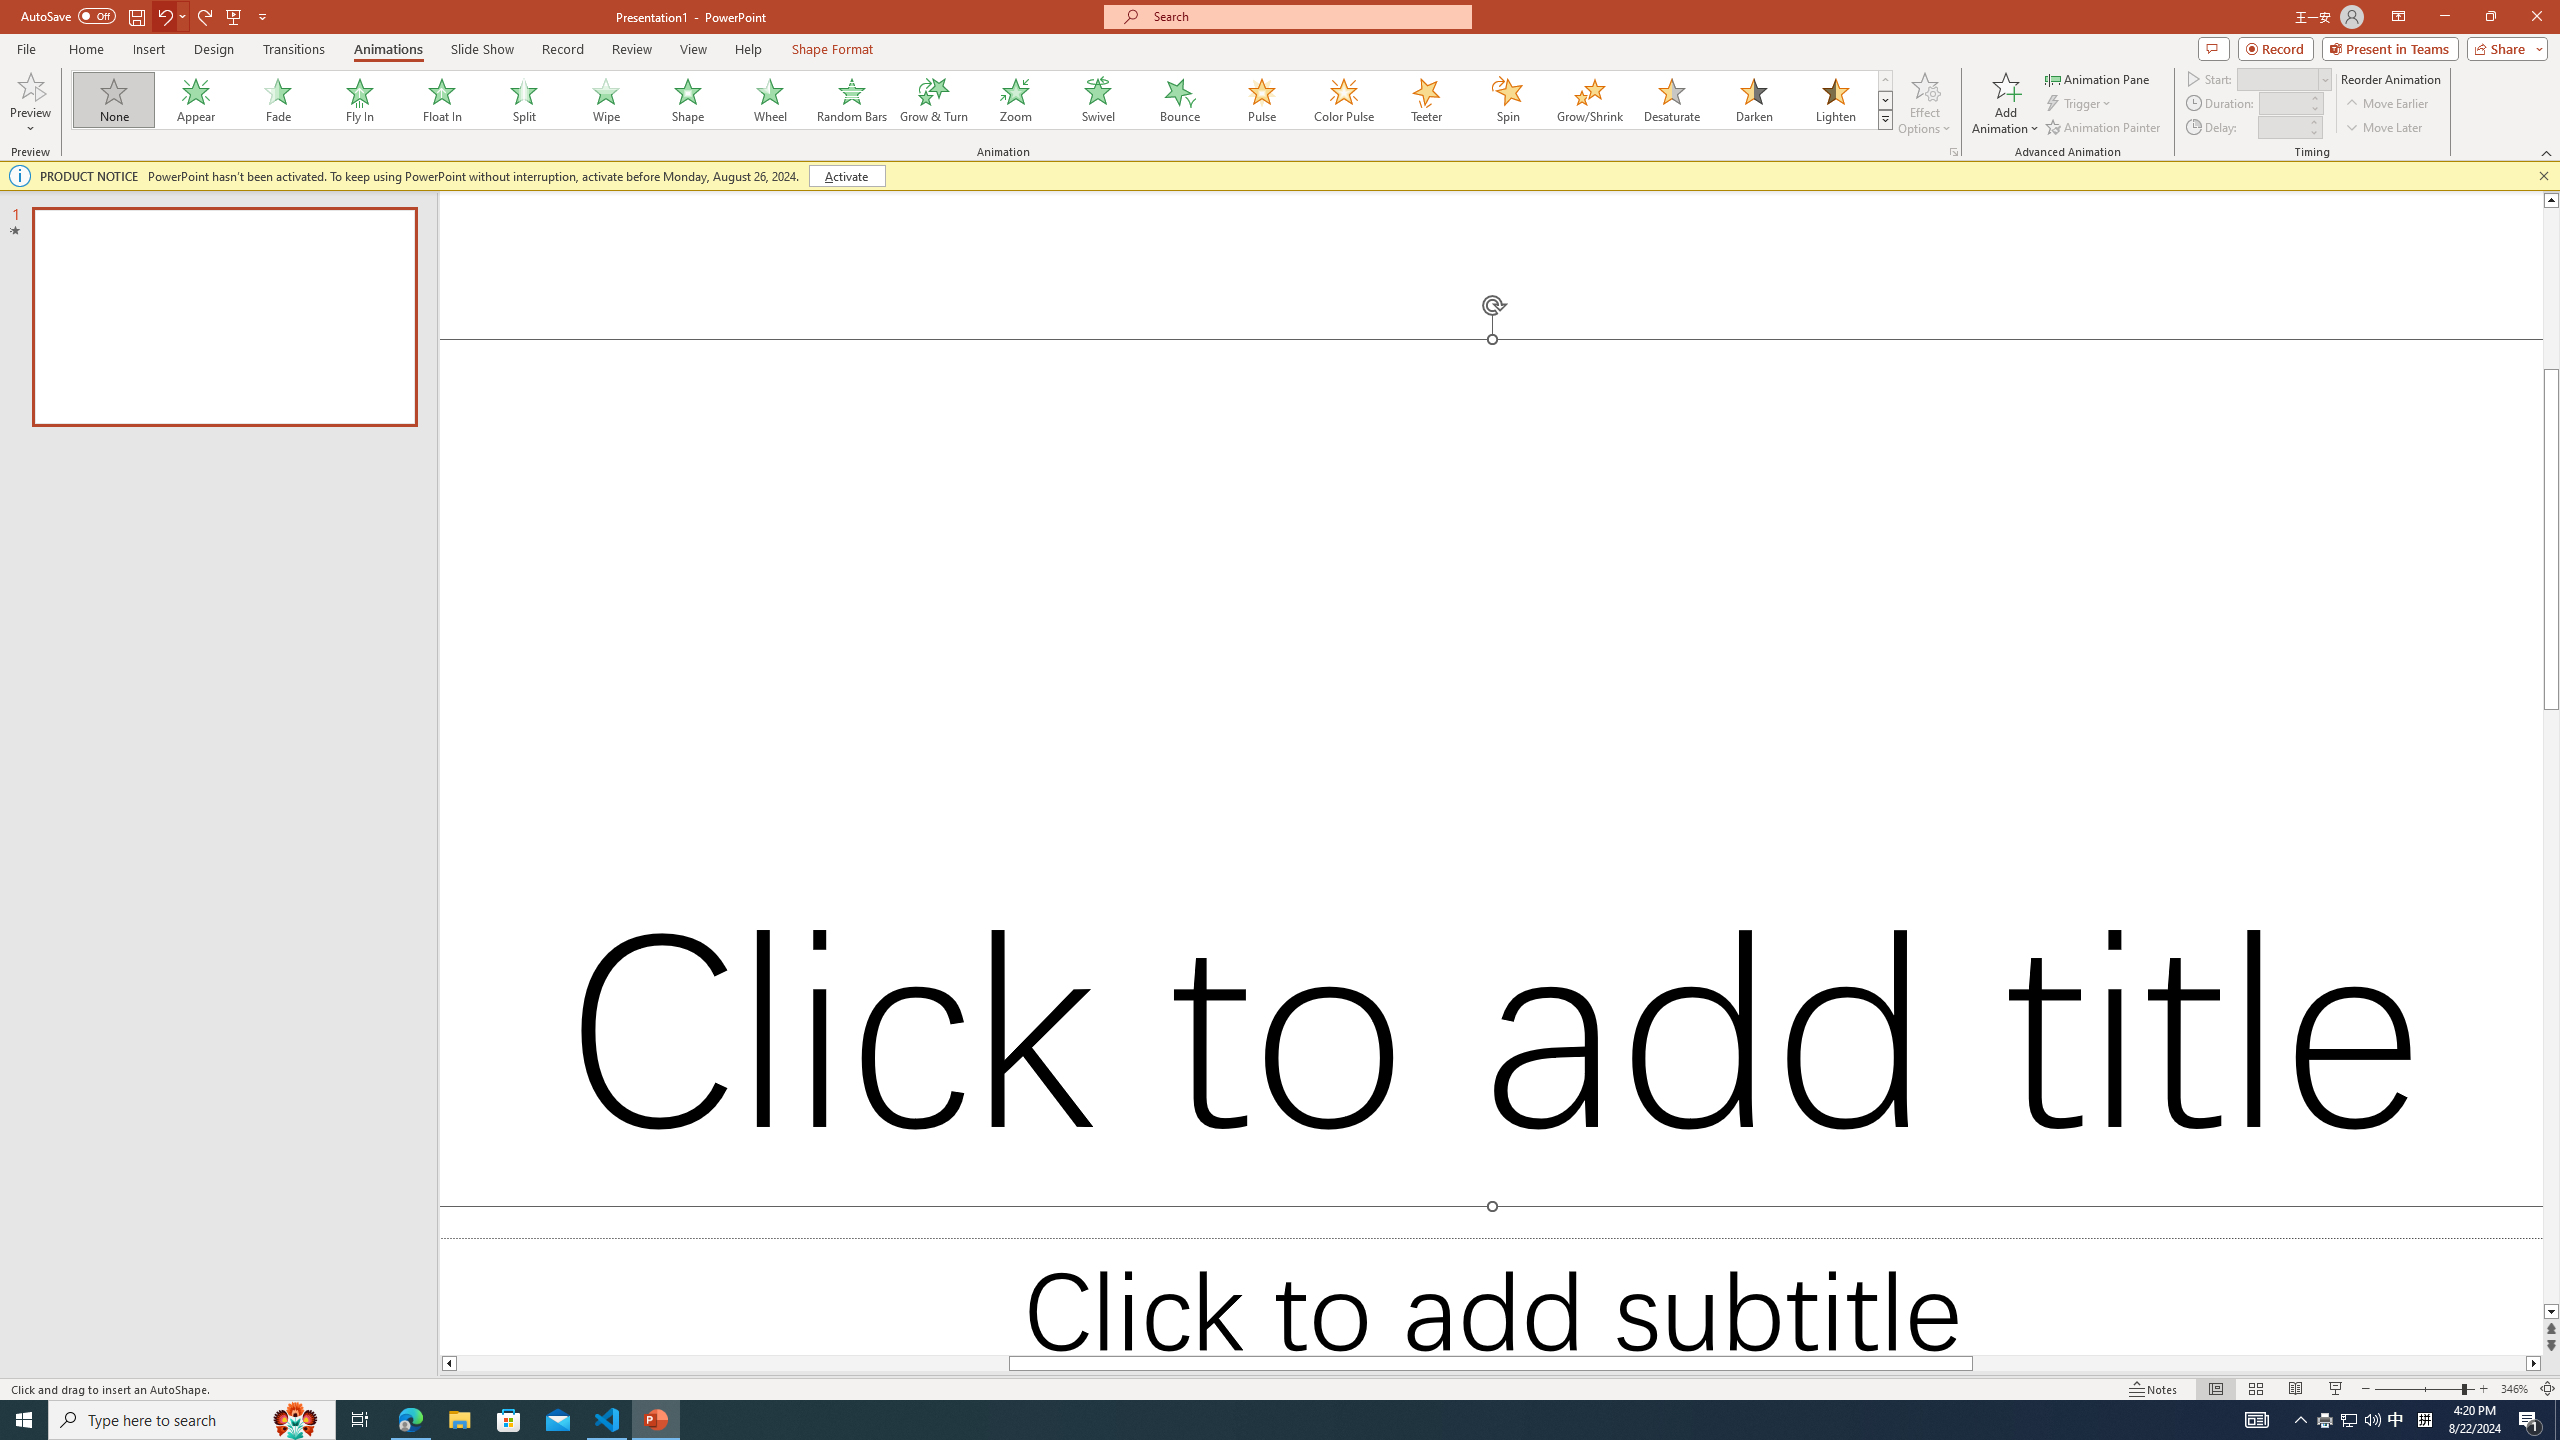  I want to click on 'Darken', so click(1752, 99).